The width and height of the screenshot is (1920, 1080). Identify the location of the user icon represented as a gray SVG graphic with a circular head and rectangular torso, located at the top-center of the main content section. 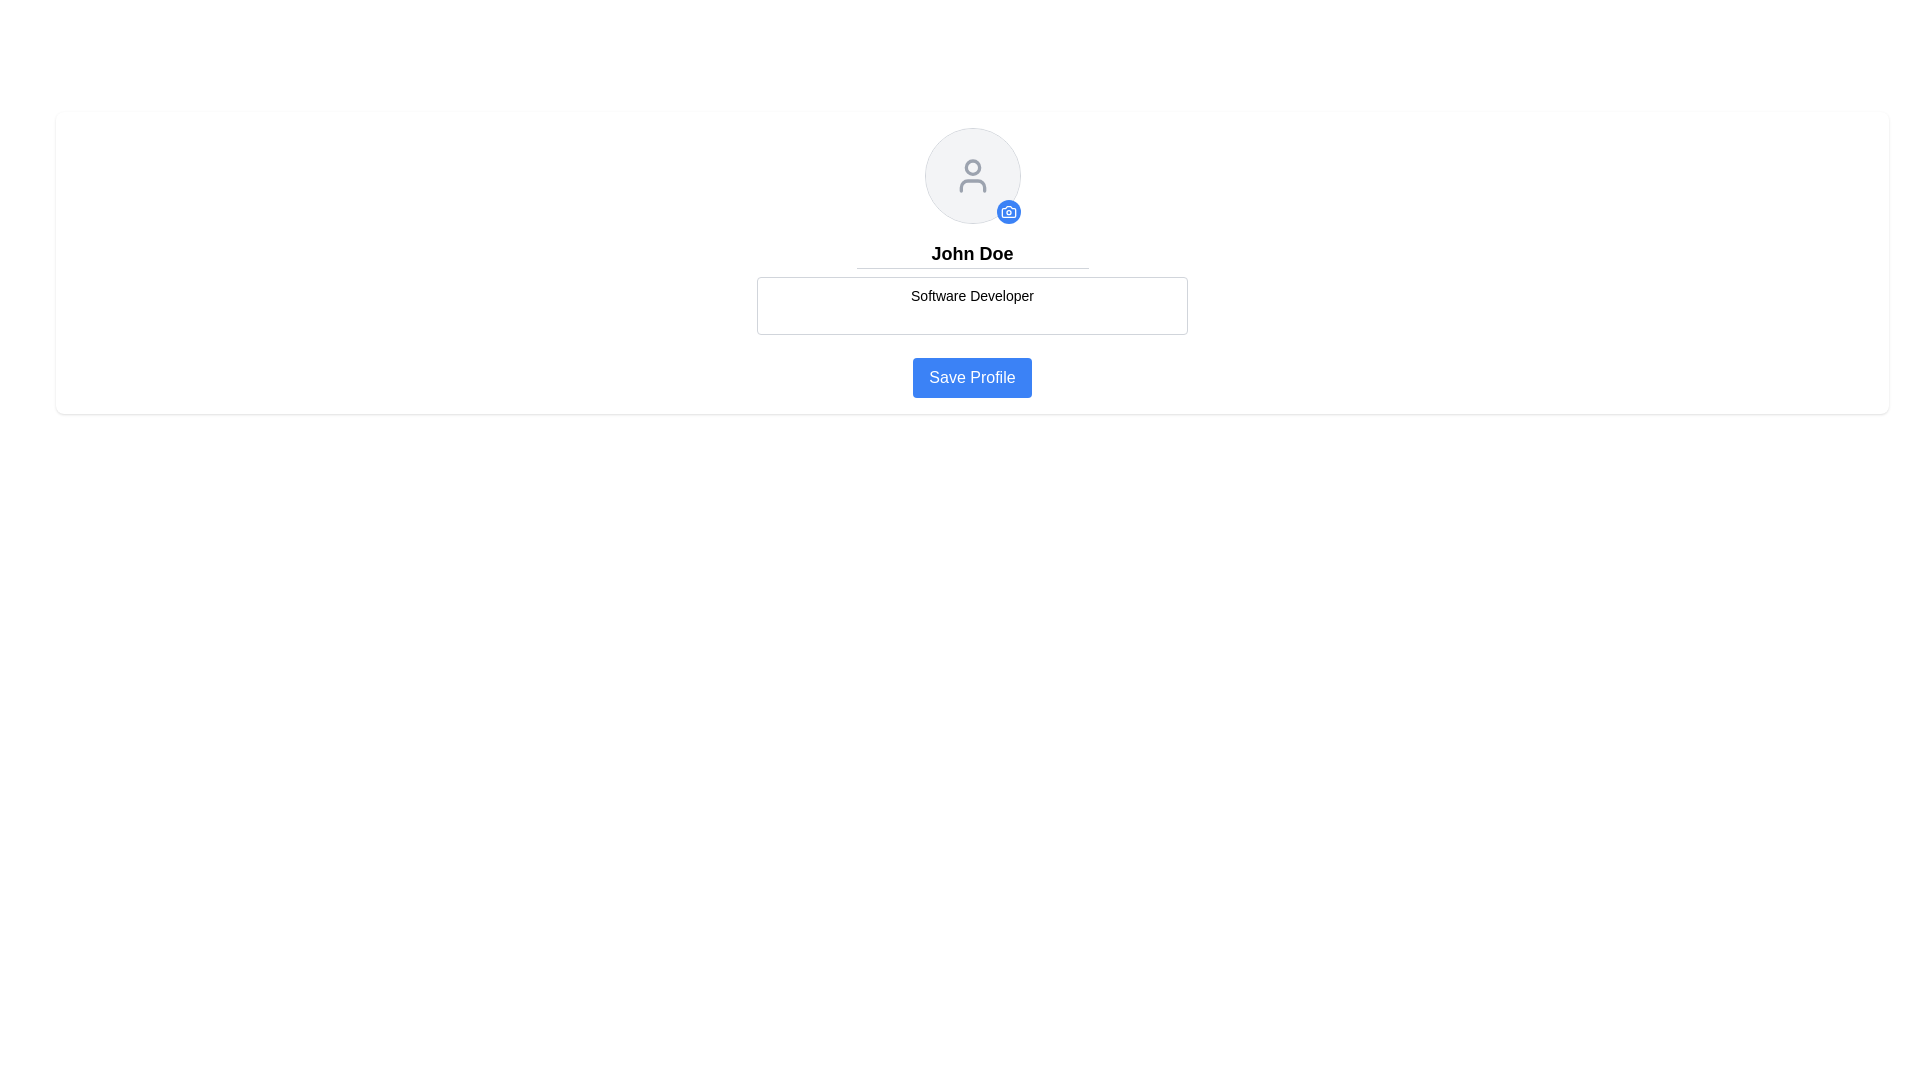
(972, 175).